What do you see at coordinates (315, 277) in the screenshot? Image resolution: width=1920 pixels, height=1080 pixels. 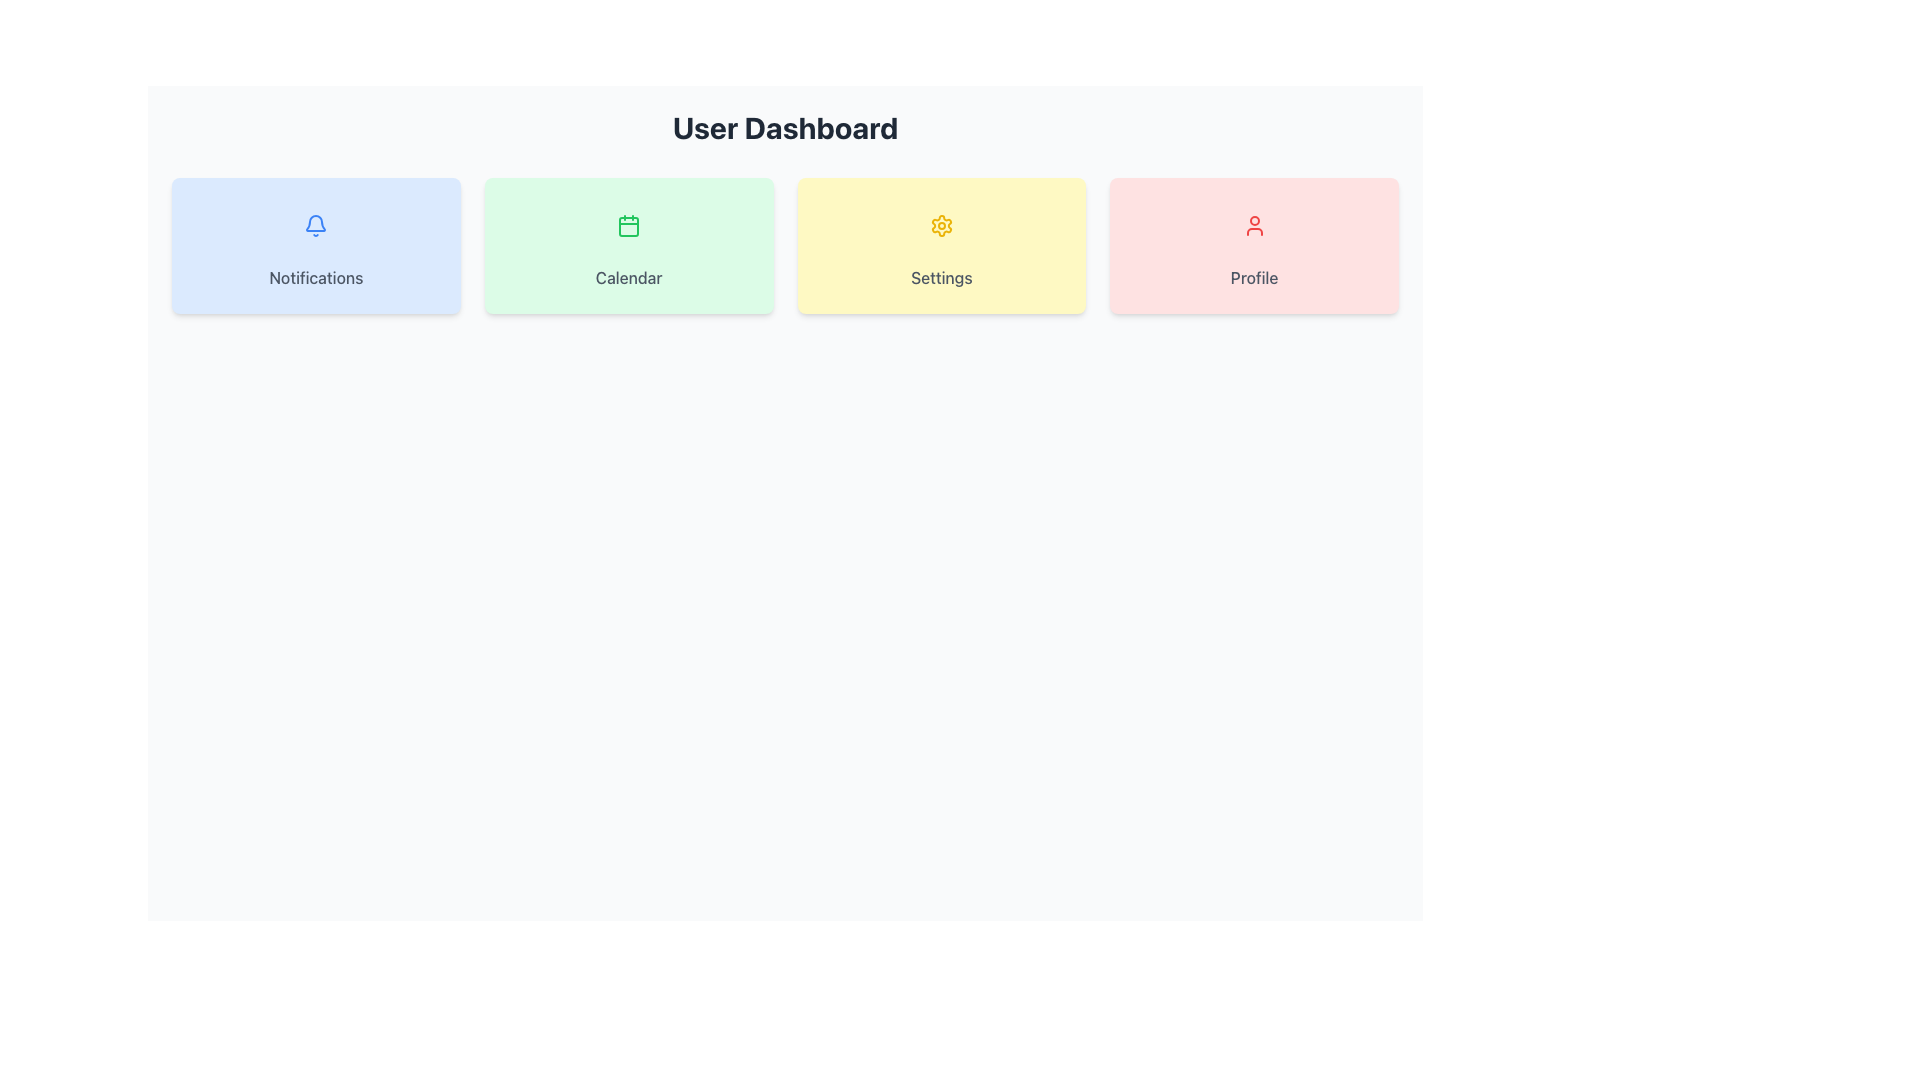 I see `the text label below the bell icon on the blue card in the top-left corner of the grid layout, which describes the card's purpose related to notifications` at bounding box center [315, 277].